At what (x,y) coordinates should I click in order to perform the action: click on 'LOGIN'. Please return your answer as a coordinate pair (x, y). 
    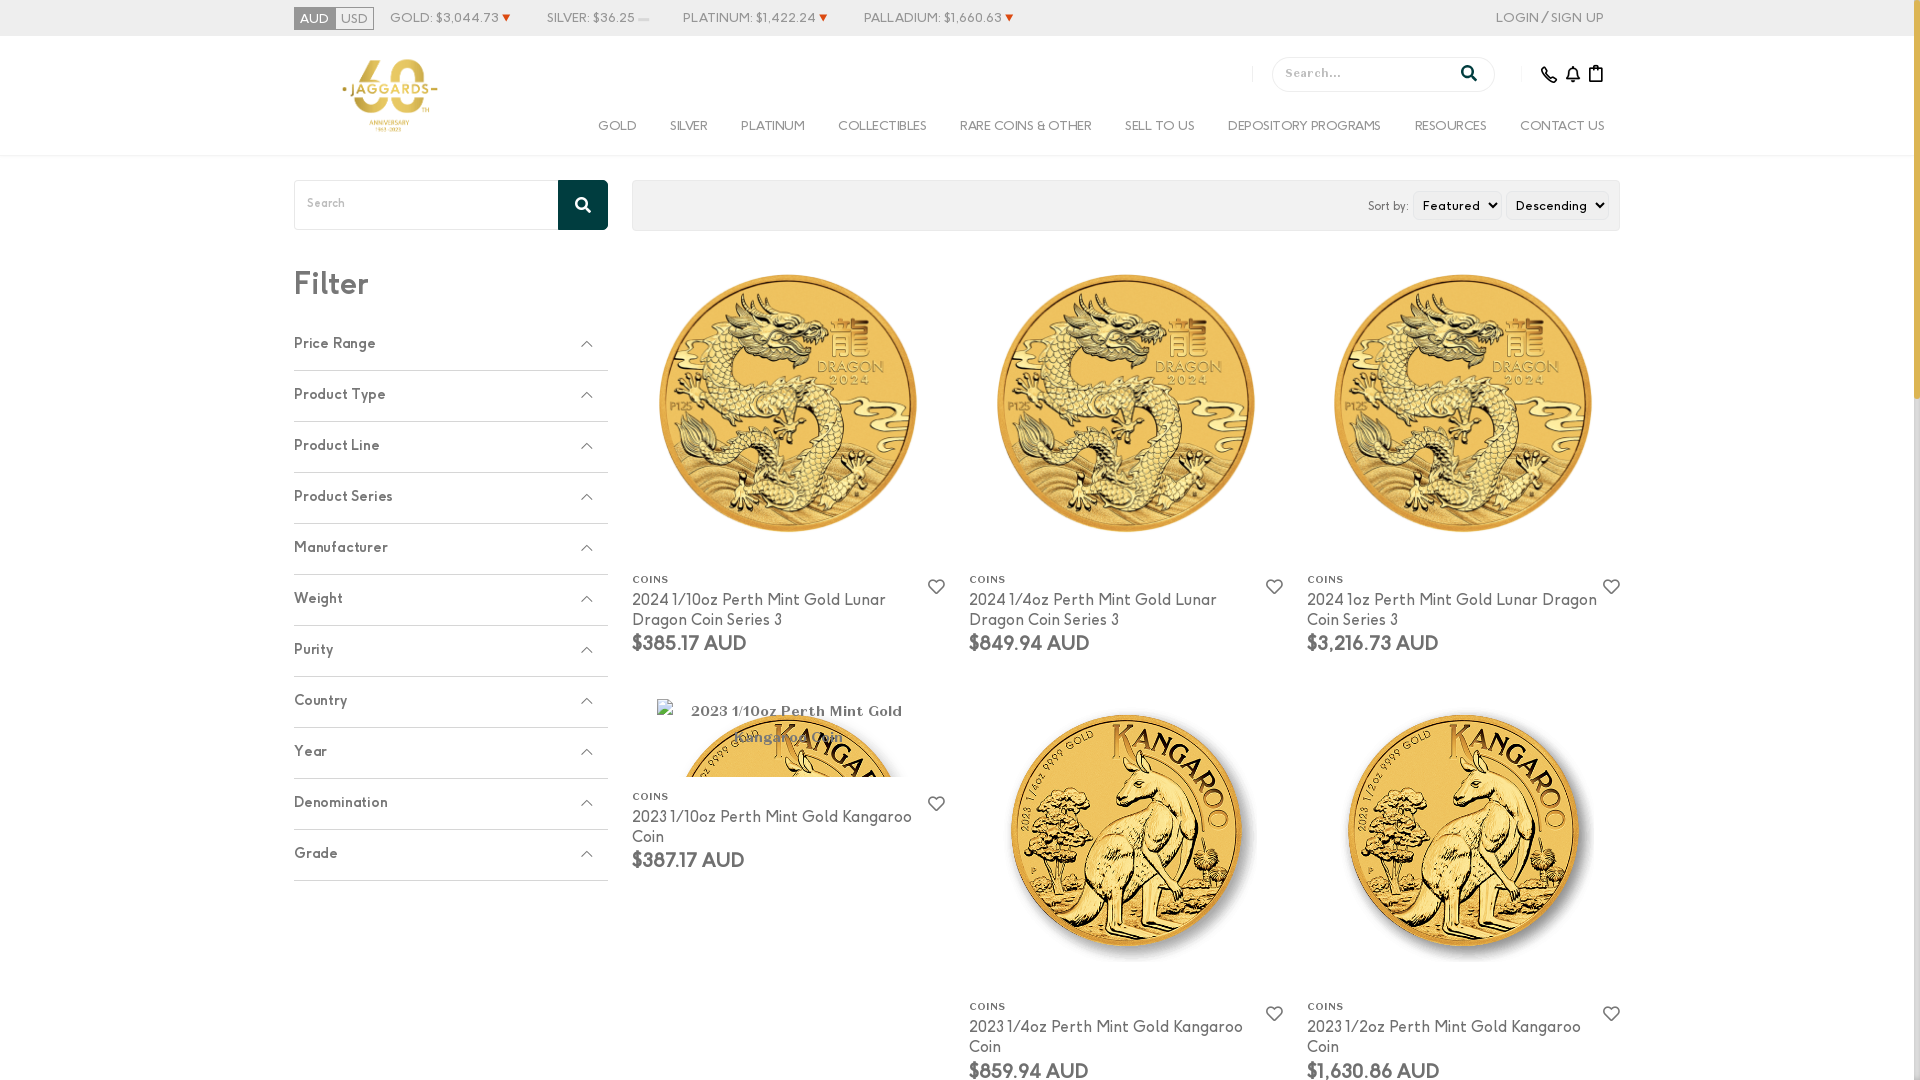
    Looking at the image, I should click on (1496, 17).